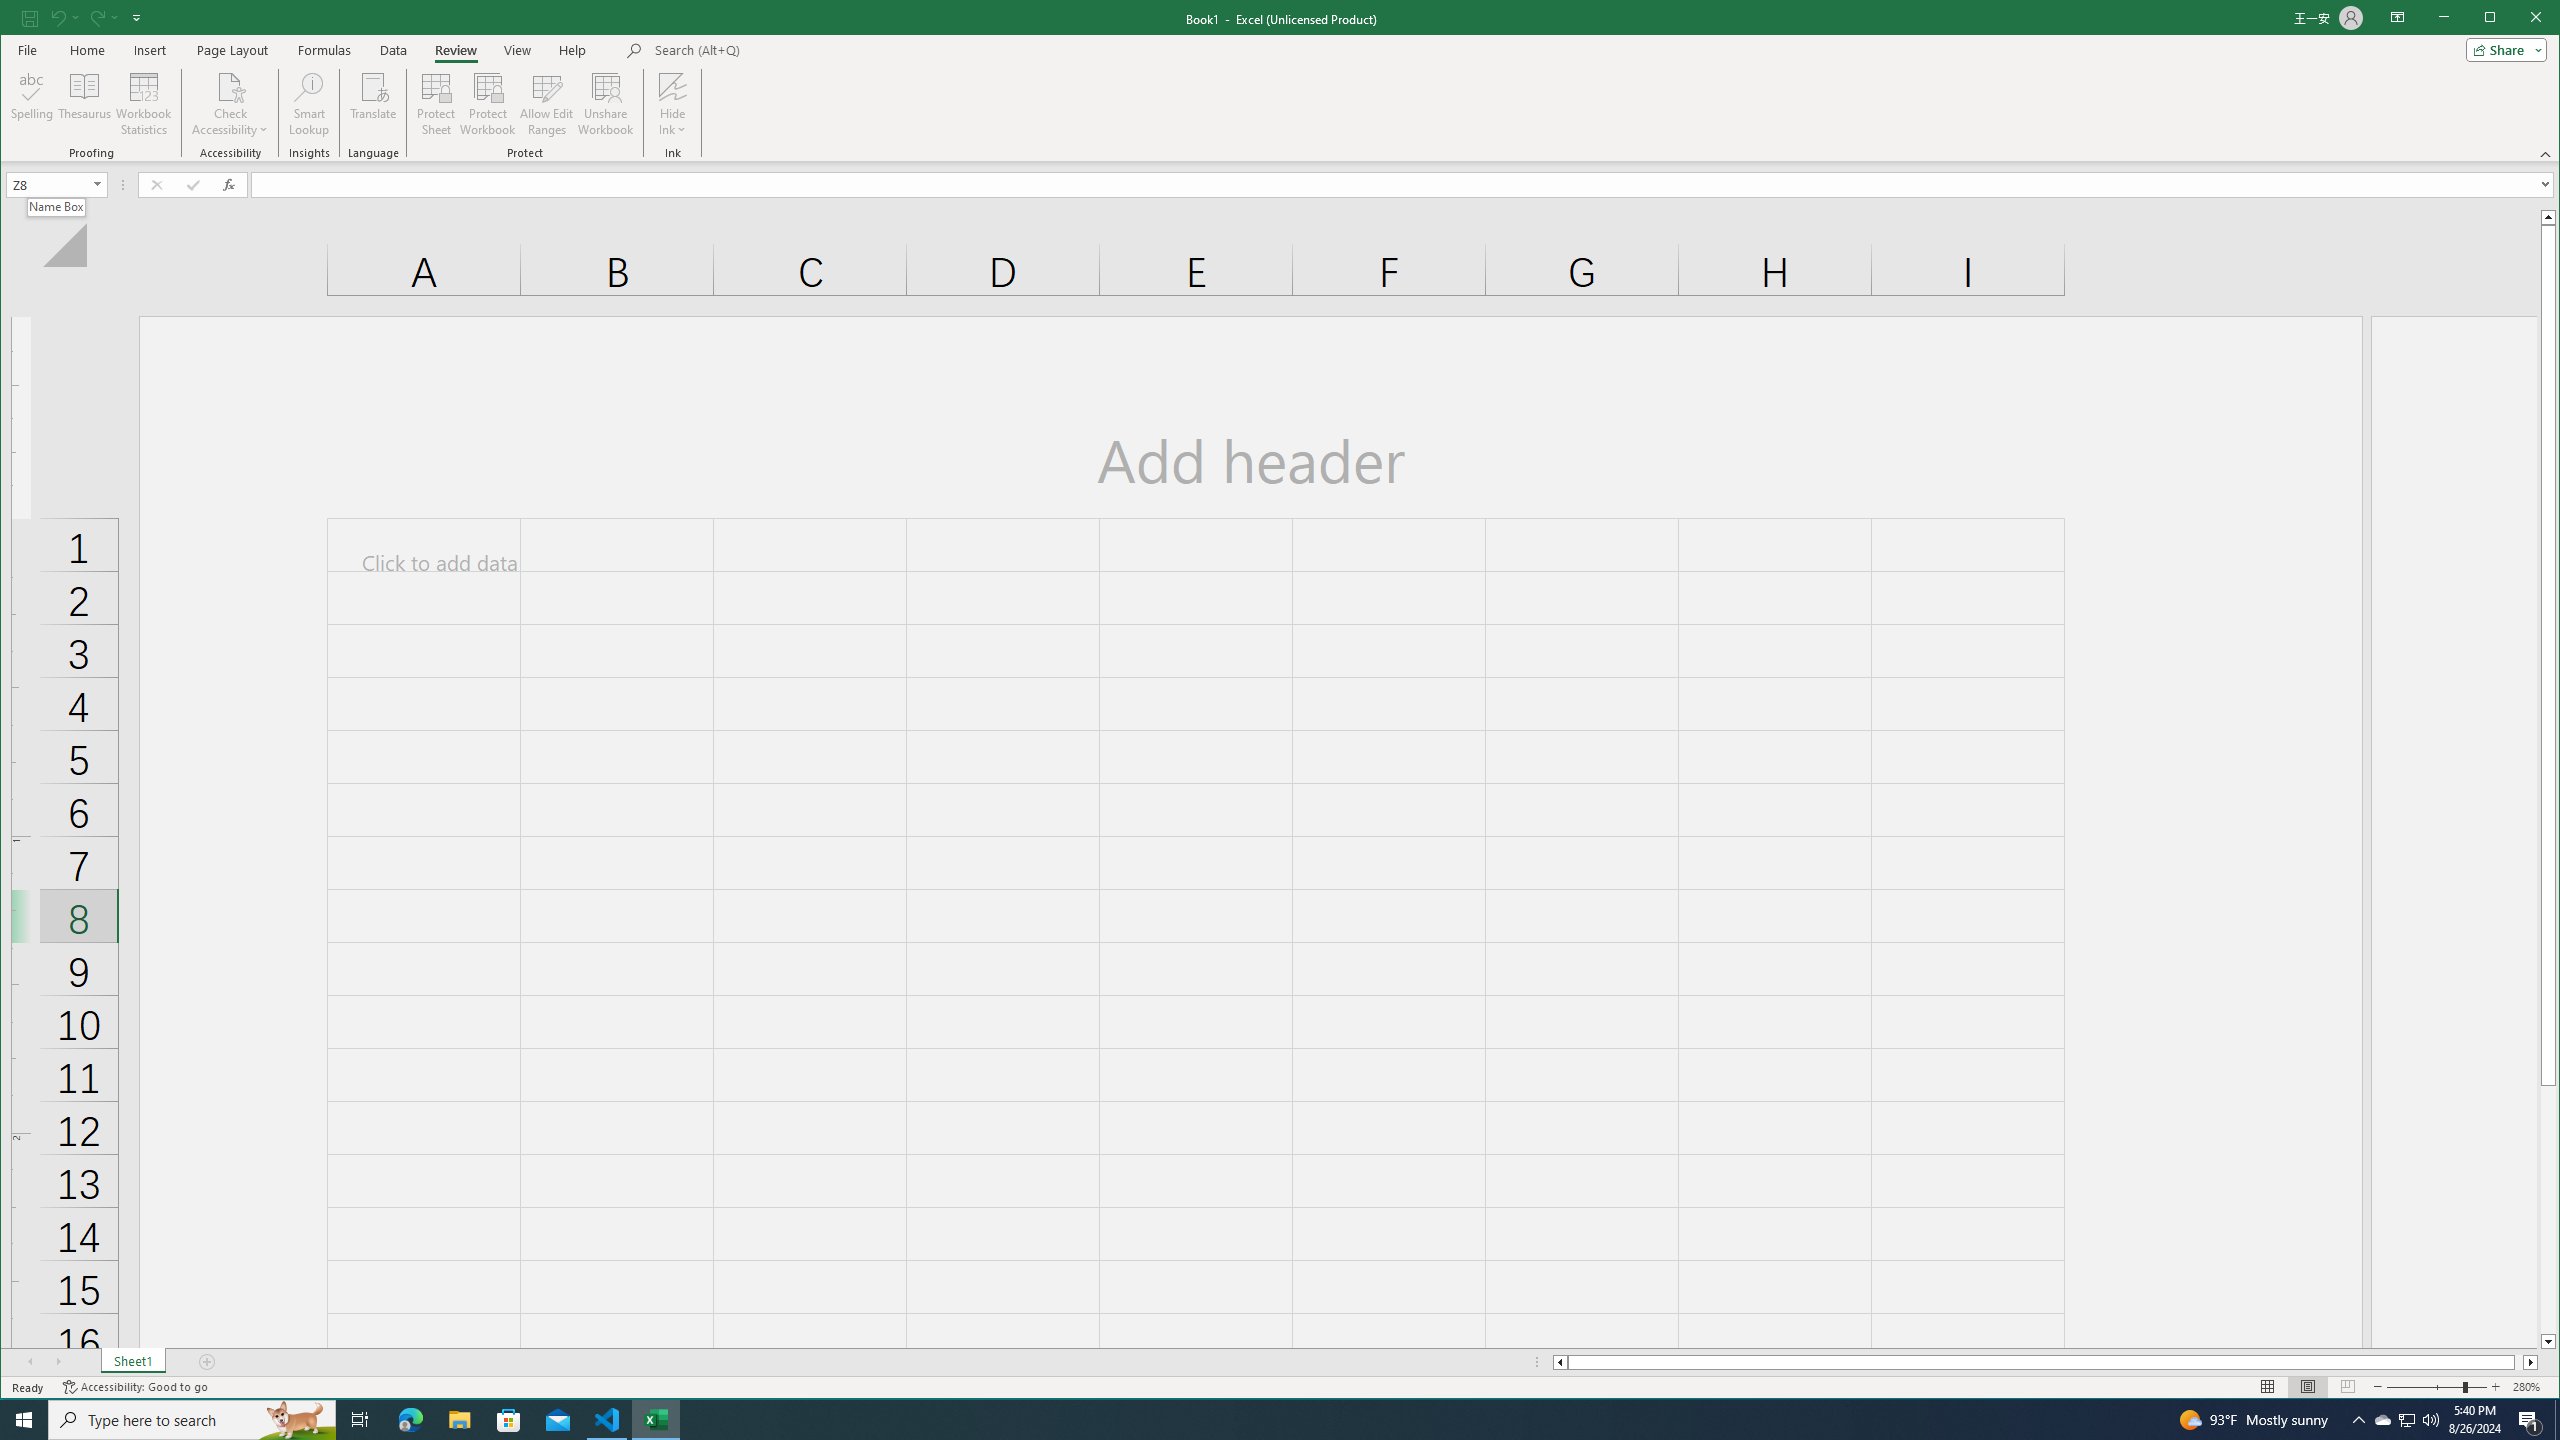 This screenshot has width=2560, height=1440. Describe the element at coordinates (2519, 19) in the screenshot. I see `'Maximize'` at that location.